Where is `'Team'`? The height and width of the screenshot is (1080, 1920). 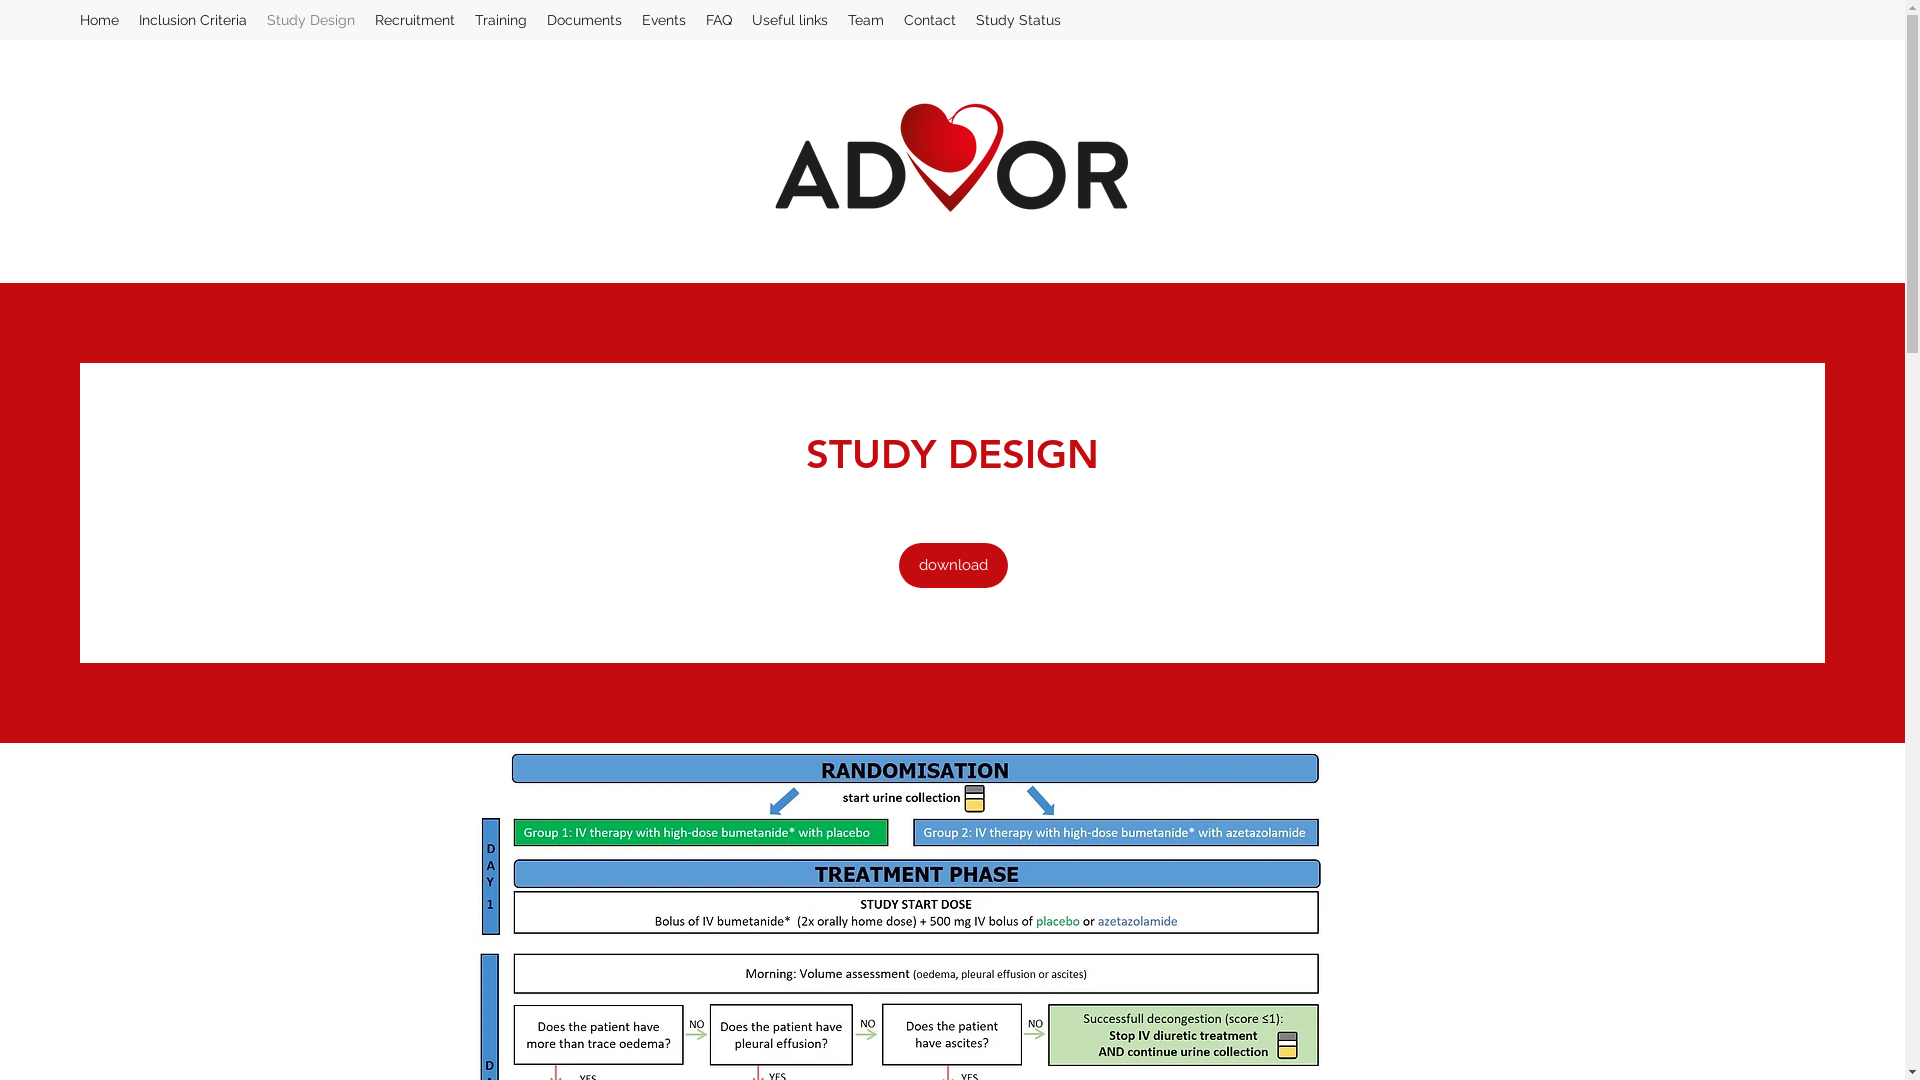 'Team' is located at coordinates (865, 19).